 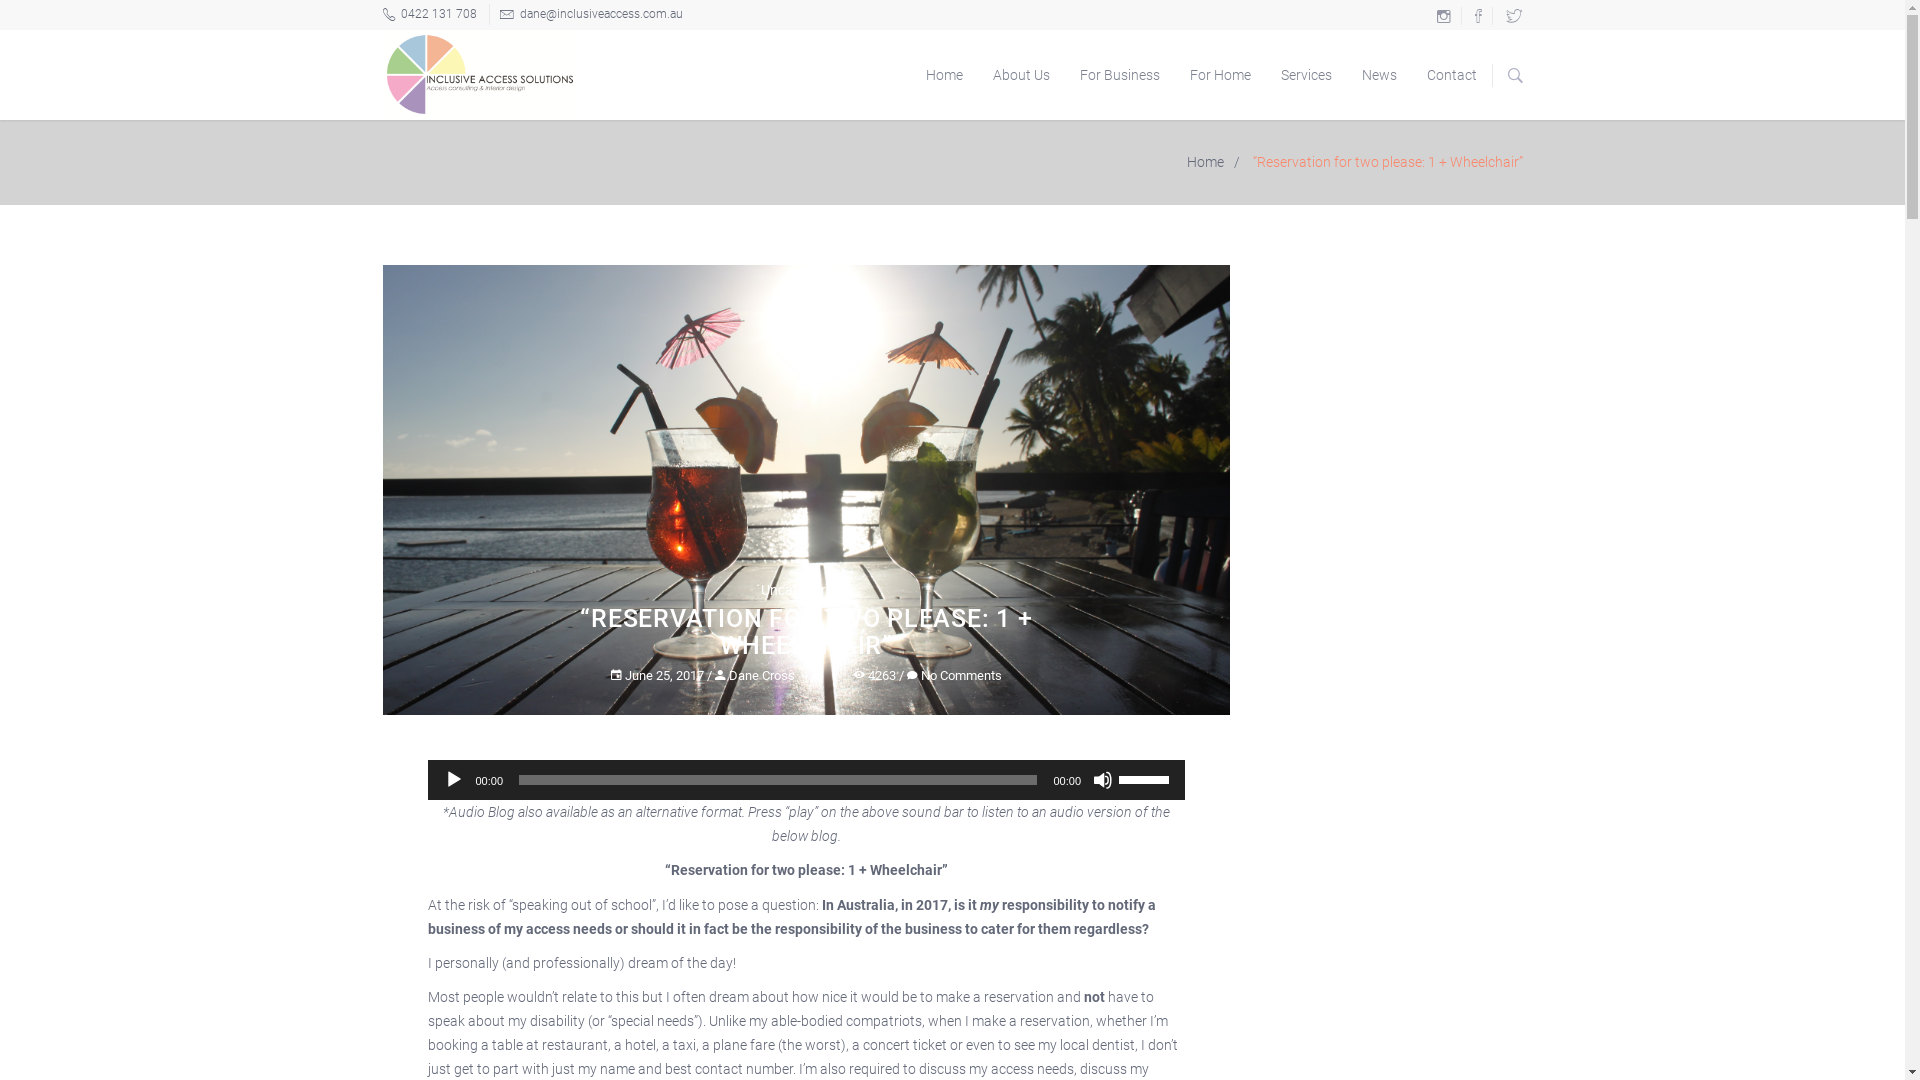 What do you see at coordinates (1306, 73) in the screenshot?
I see `'Services'` at bounding box center [1306, 73].